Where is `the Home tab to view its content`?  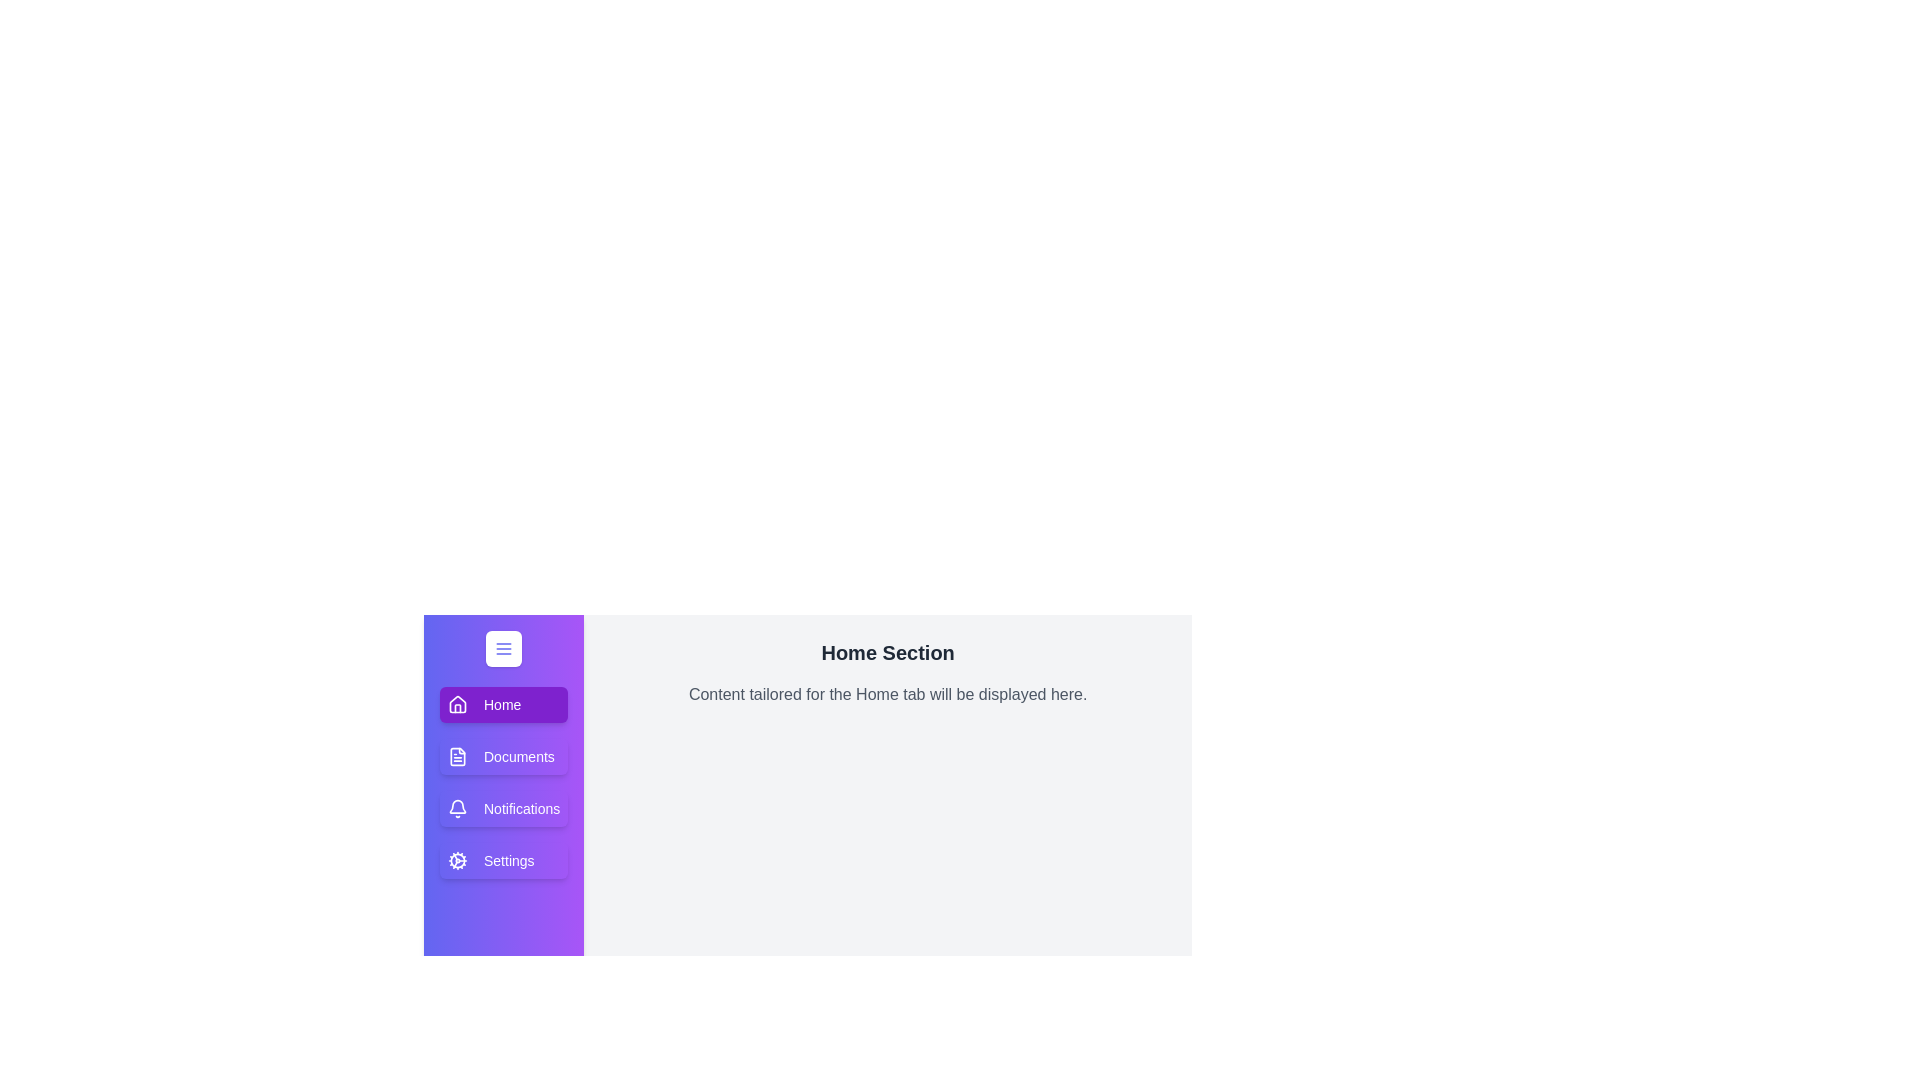 the Home tab to view its content is located at coordinates (504, 704).